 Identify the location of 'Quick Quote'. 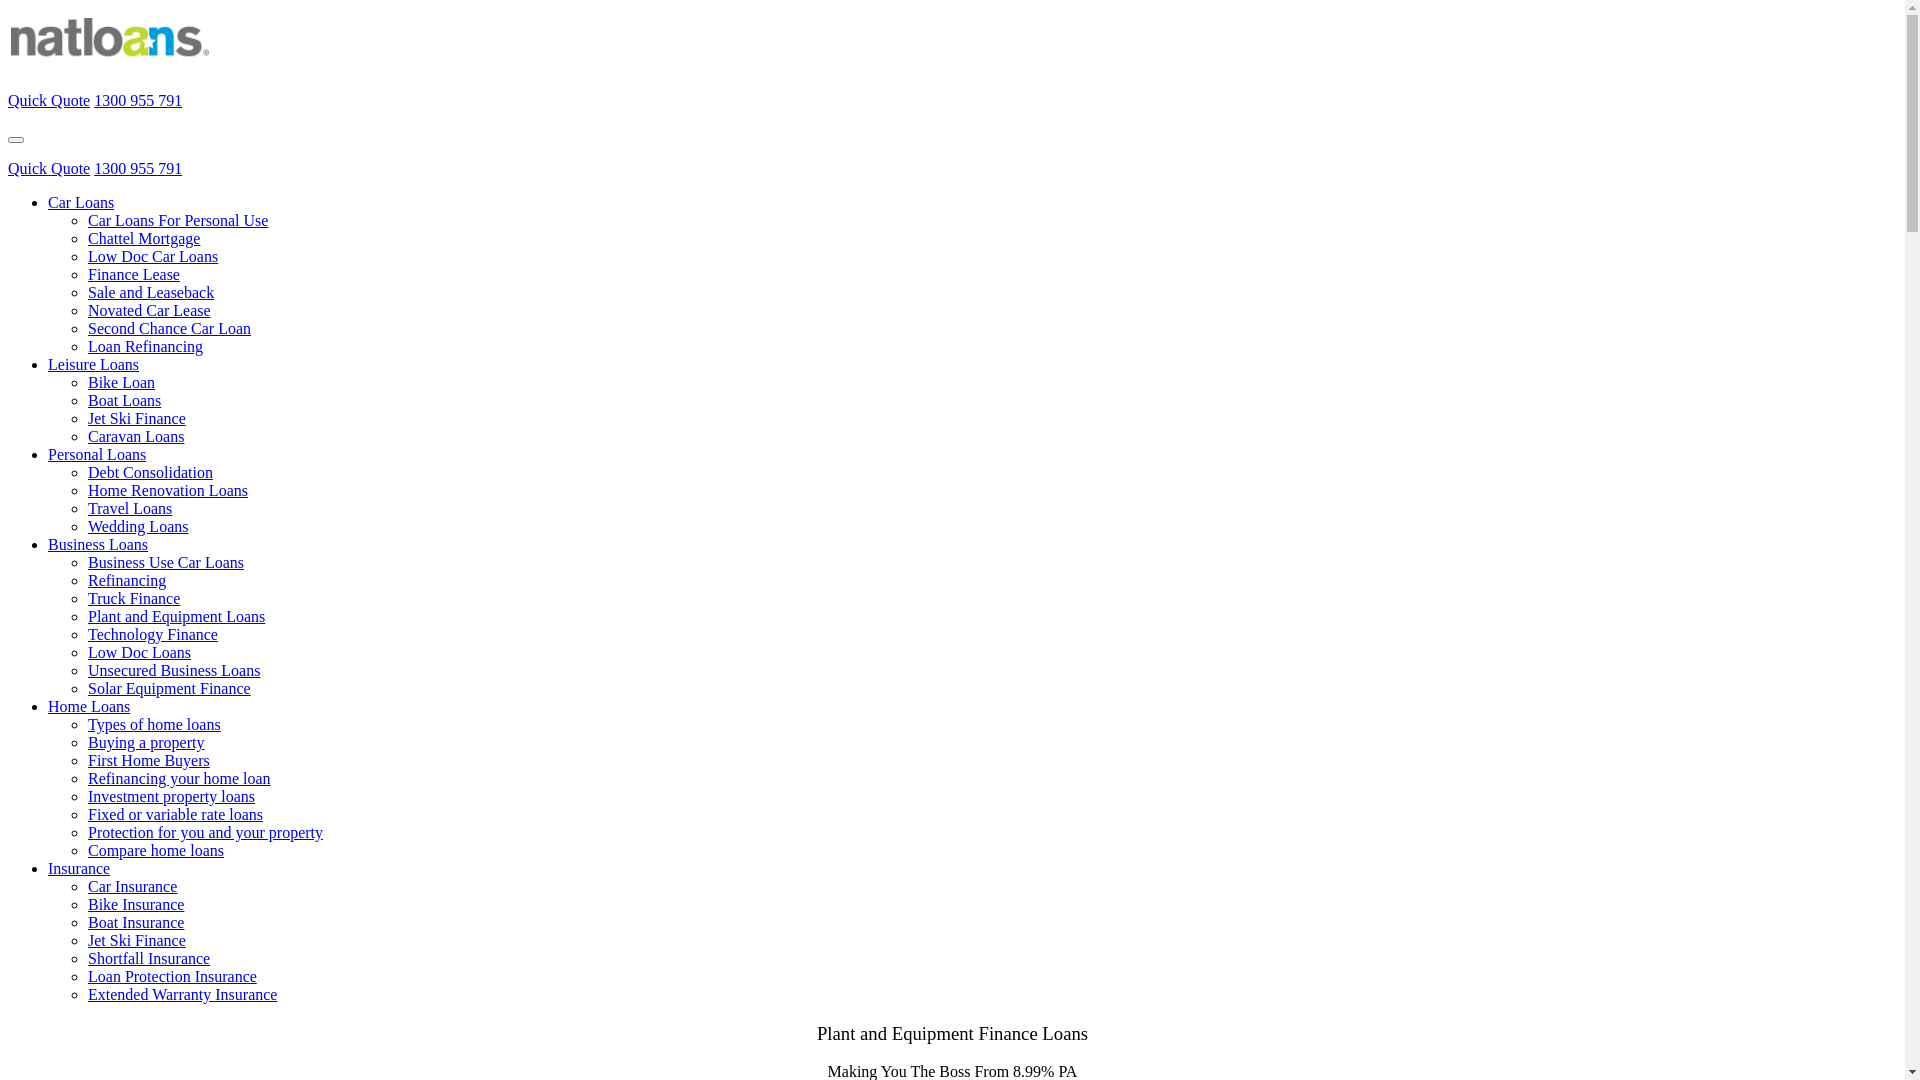
(48, 100).